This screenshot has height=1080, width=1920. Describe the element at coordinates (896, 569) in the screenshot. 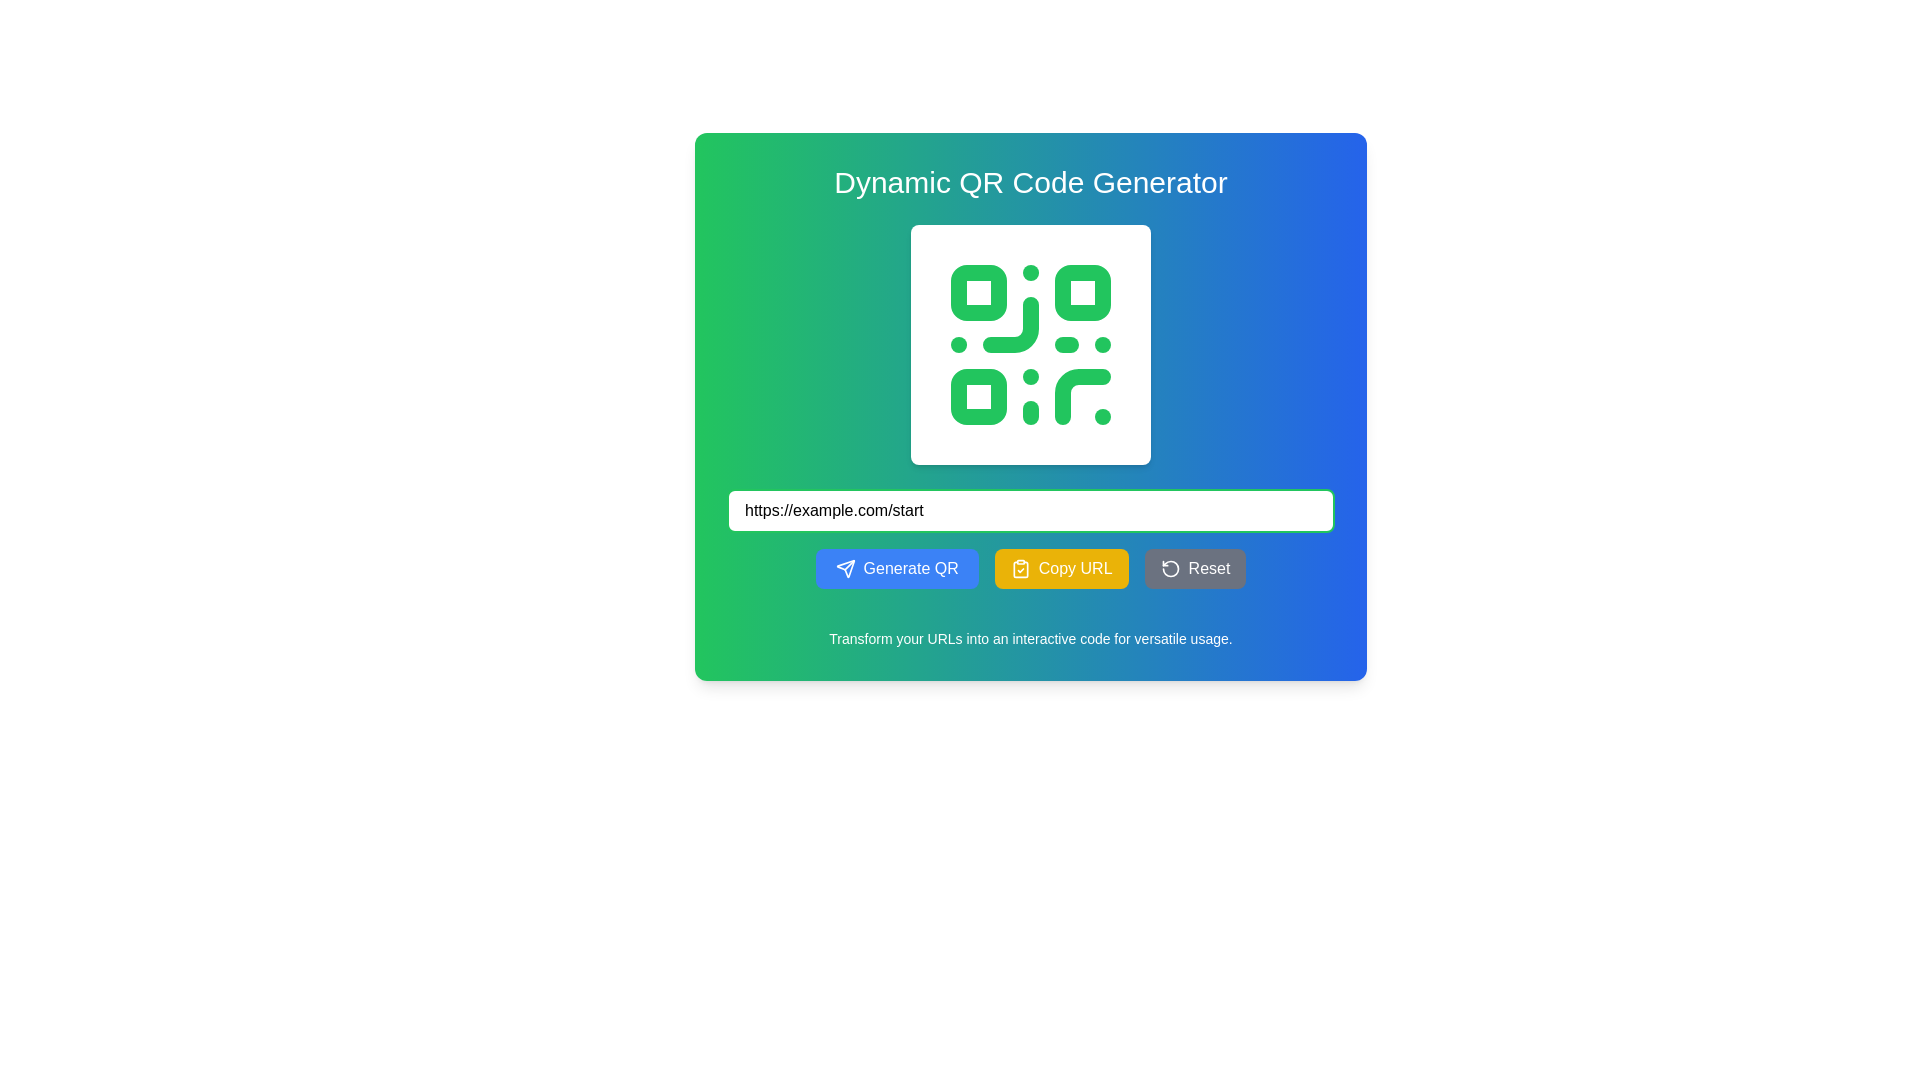

I see `the leftmost button in the row of three buttons located centrally on the page to generate the QR code based on the URL provided in the input field` at that location.